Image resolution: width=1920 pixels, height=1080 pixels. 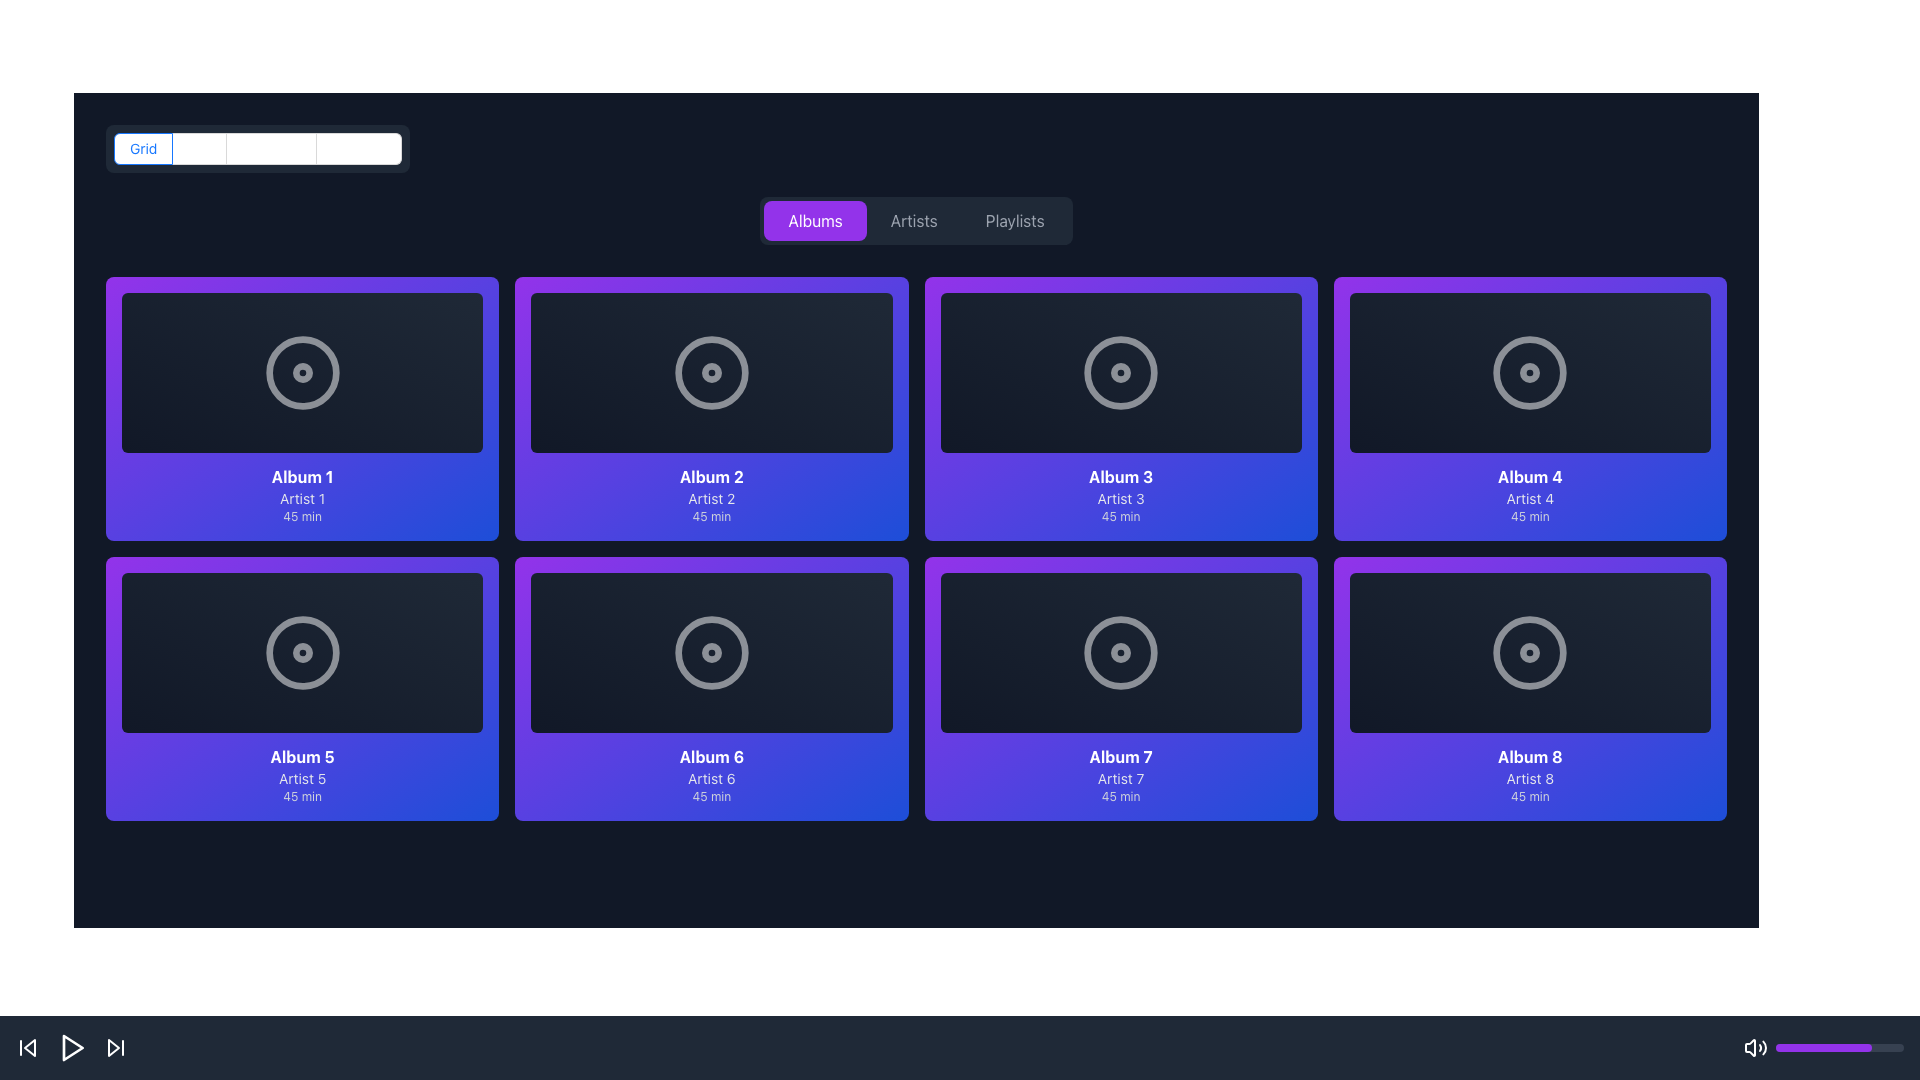 I want to click on progress bar, so click(x=1867, y=1047).